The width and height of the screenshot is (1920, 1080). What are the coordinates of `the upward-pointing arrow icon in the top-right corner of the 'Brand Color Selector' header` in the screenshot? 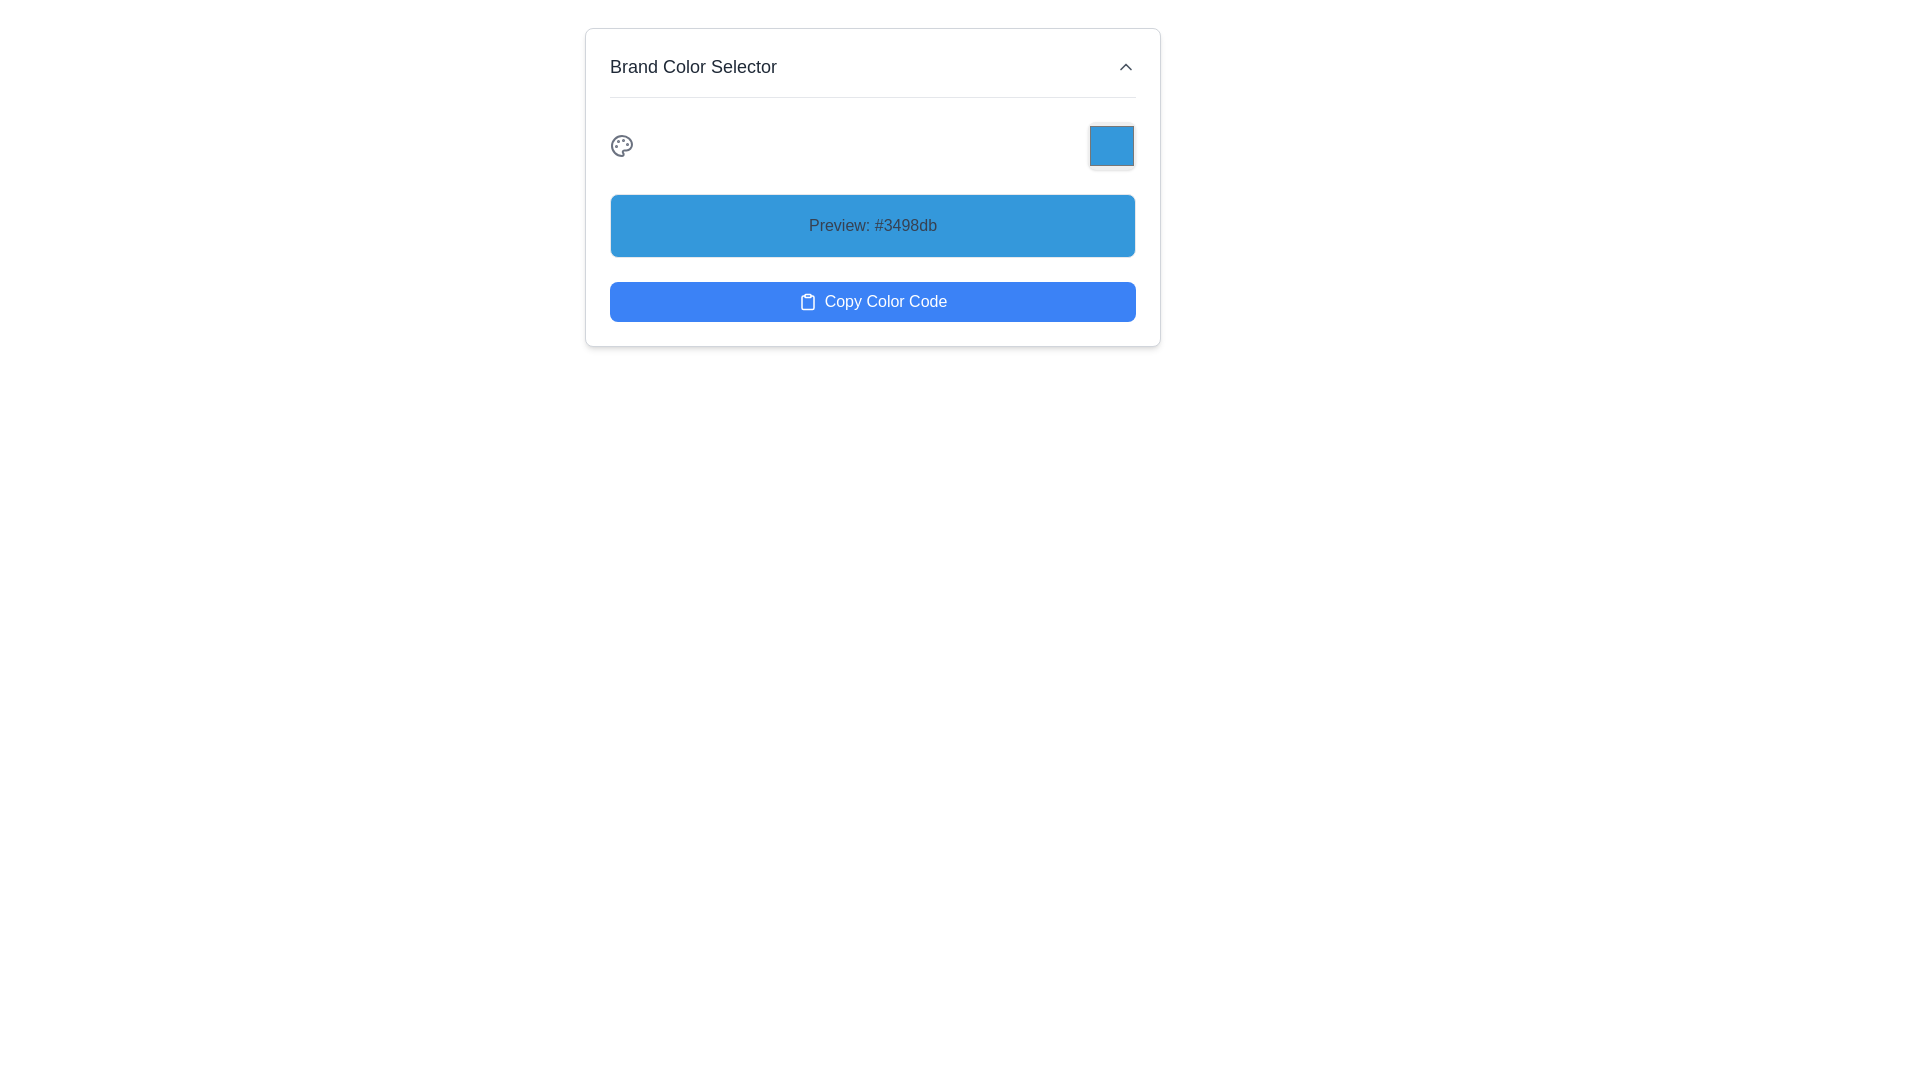 It's located at (1126, 65).